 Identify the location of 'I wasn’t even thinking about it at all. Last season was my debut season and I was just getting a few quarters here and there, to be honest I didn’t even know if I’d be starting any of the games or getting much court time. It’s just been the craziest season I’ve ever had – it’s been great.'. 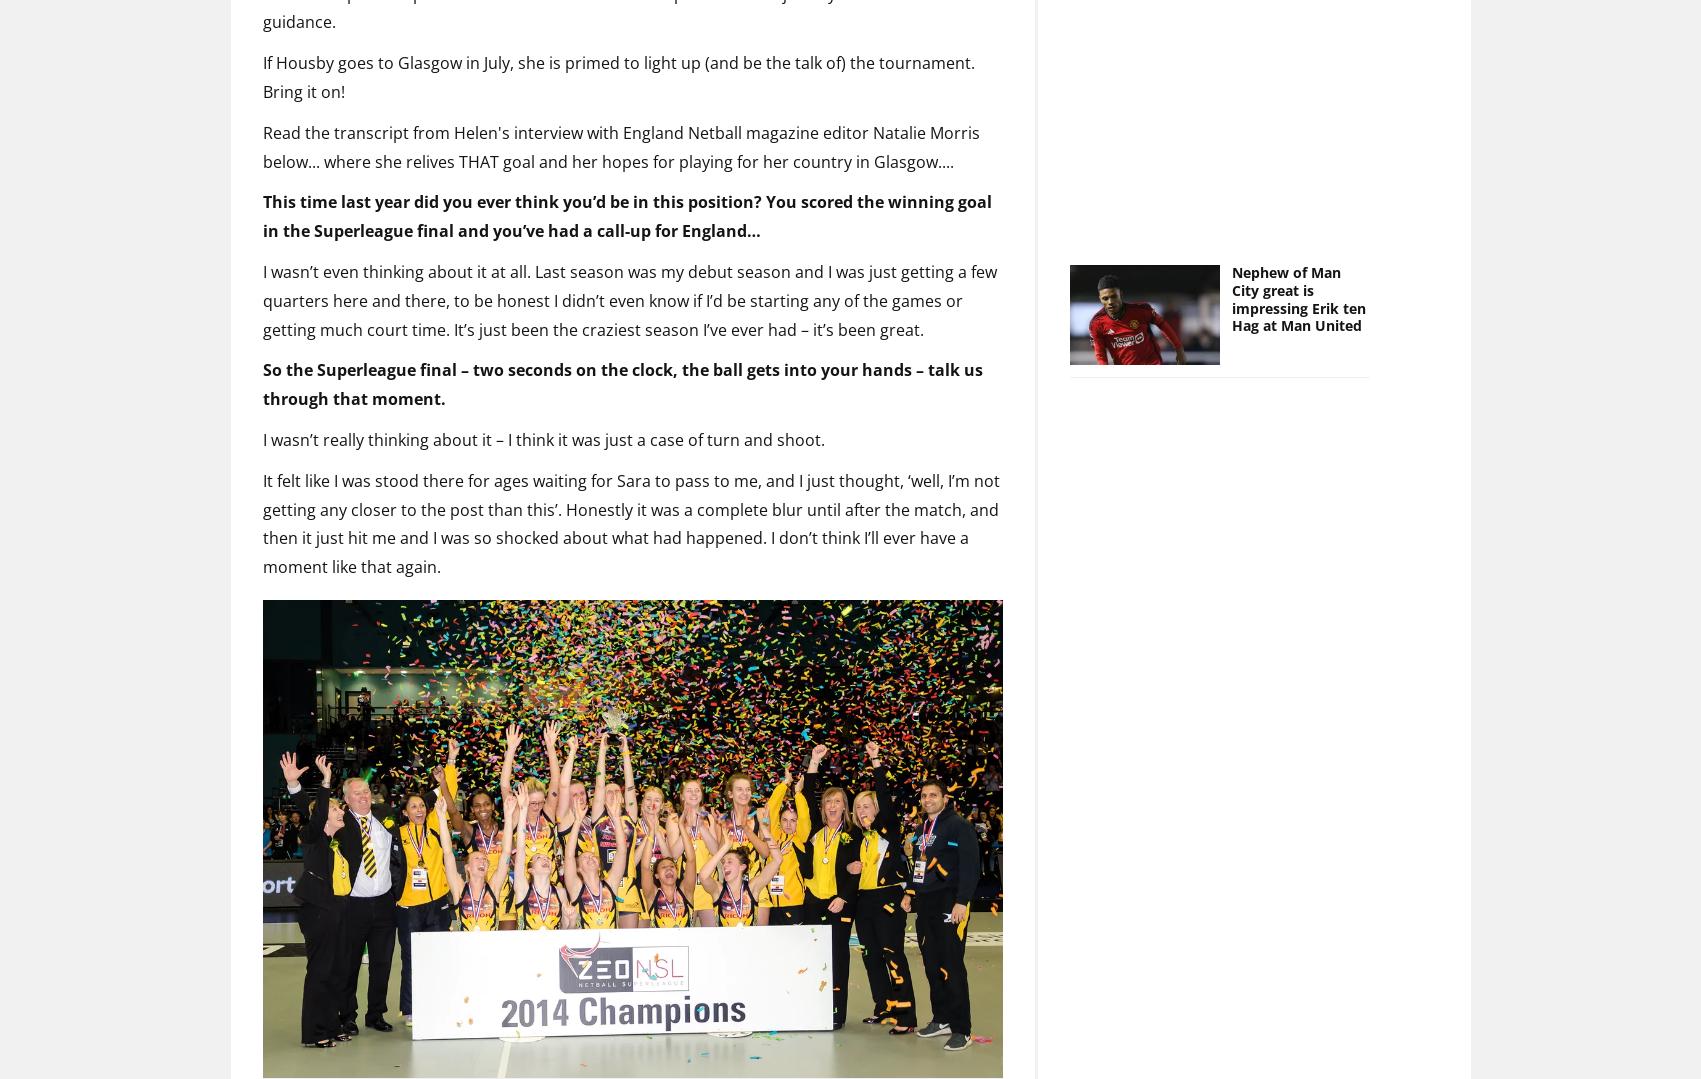
(628, 267).